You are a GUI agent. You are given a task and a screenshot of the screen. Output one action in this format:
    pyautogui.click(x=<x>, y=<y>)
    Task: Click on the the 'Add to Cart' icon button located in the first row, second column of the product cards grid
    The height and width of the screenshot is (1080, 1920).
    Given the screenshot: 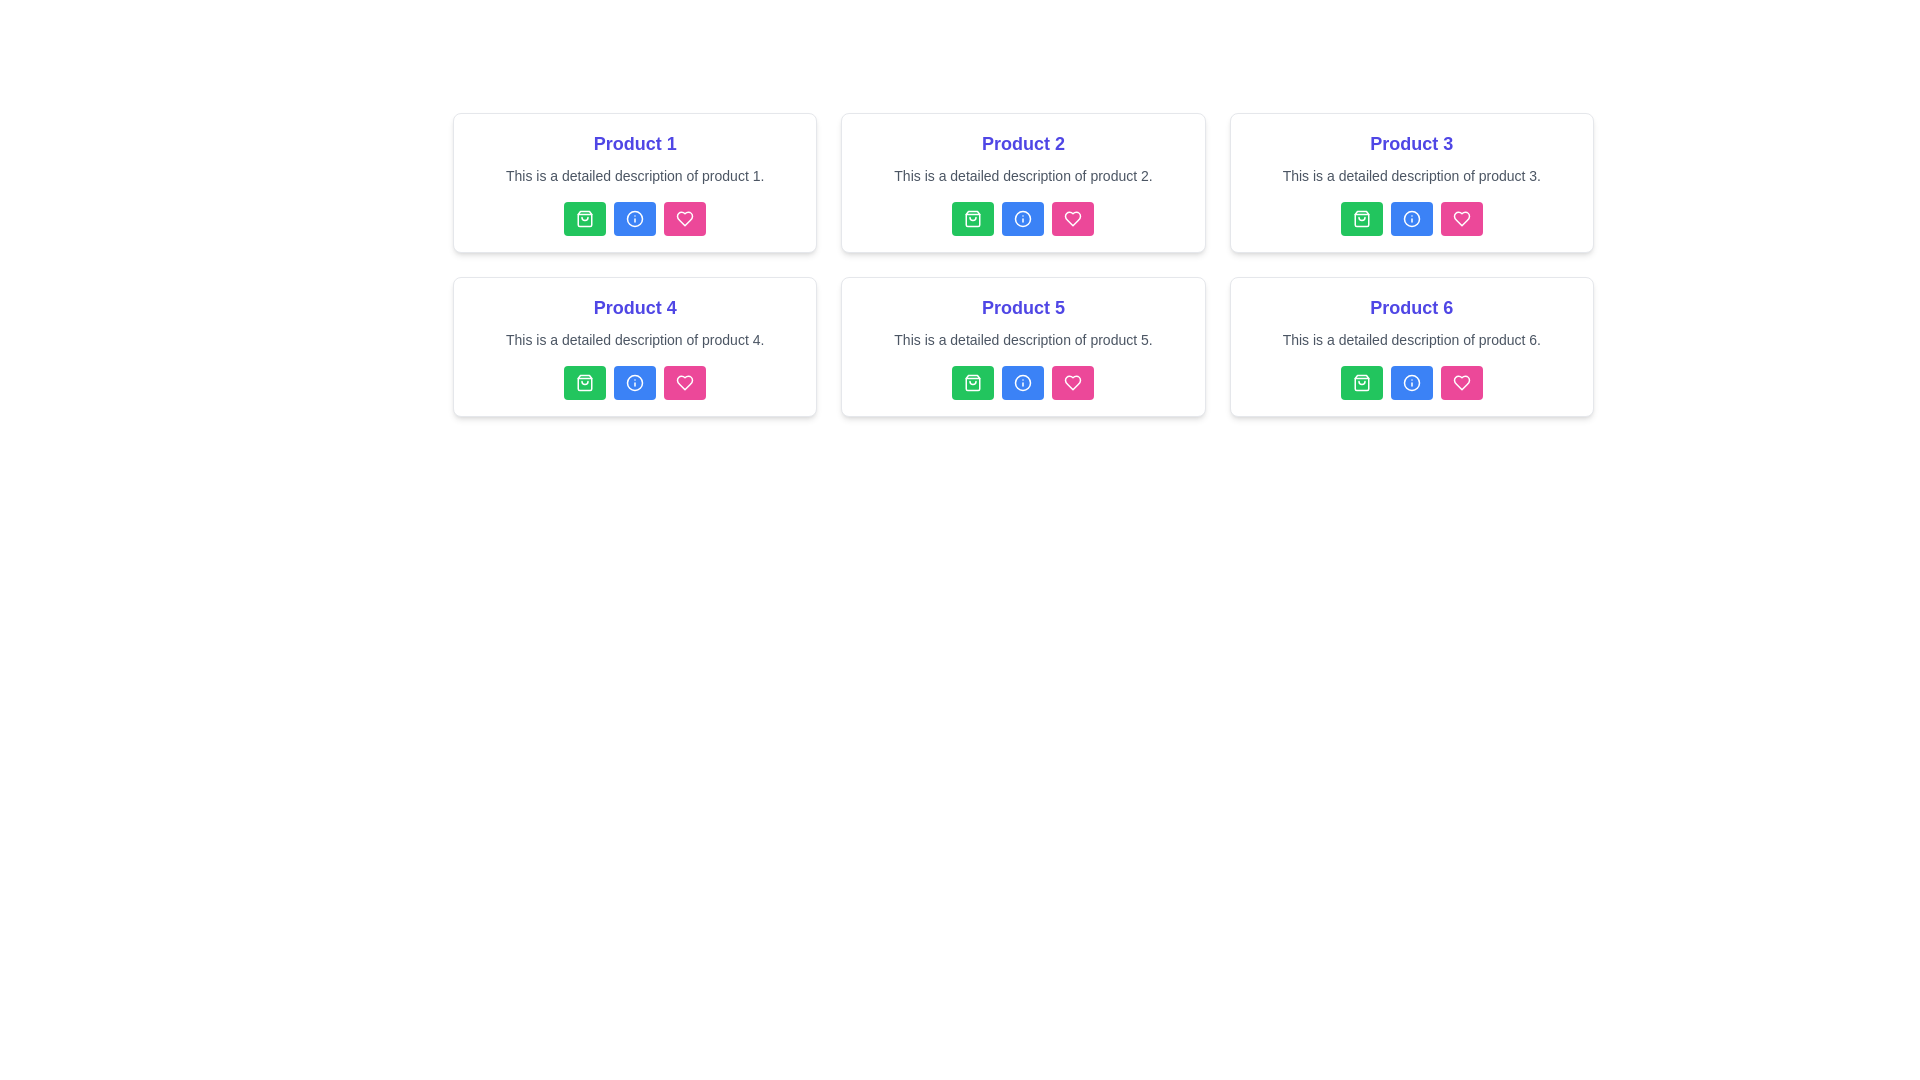 What is the action you would take?
    pyautogui.click(x=973, y=219)
    